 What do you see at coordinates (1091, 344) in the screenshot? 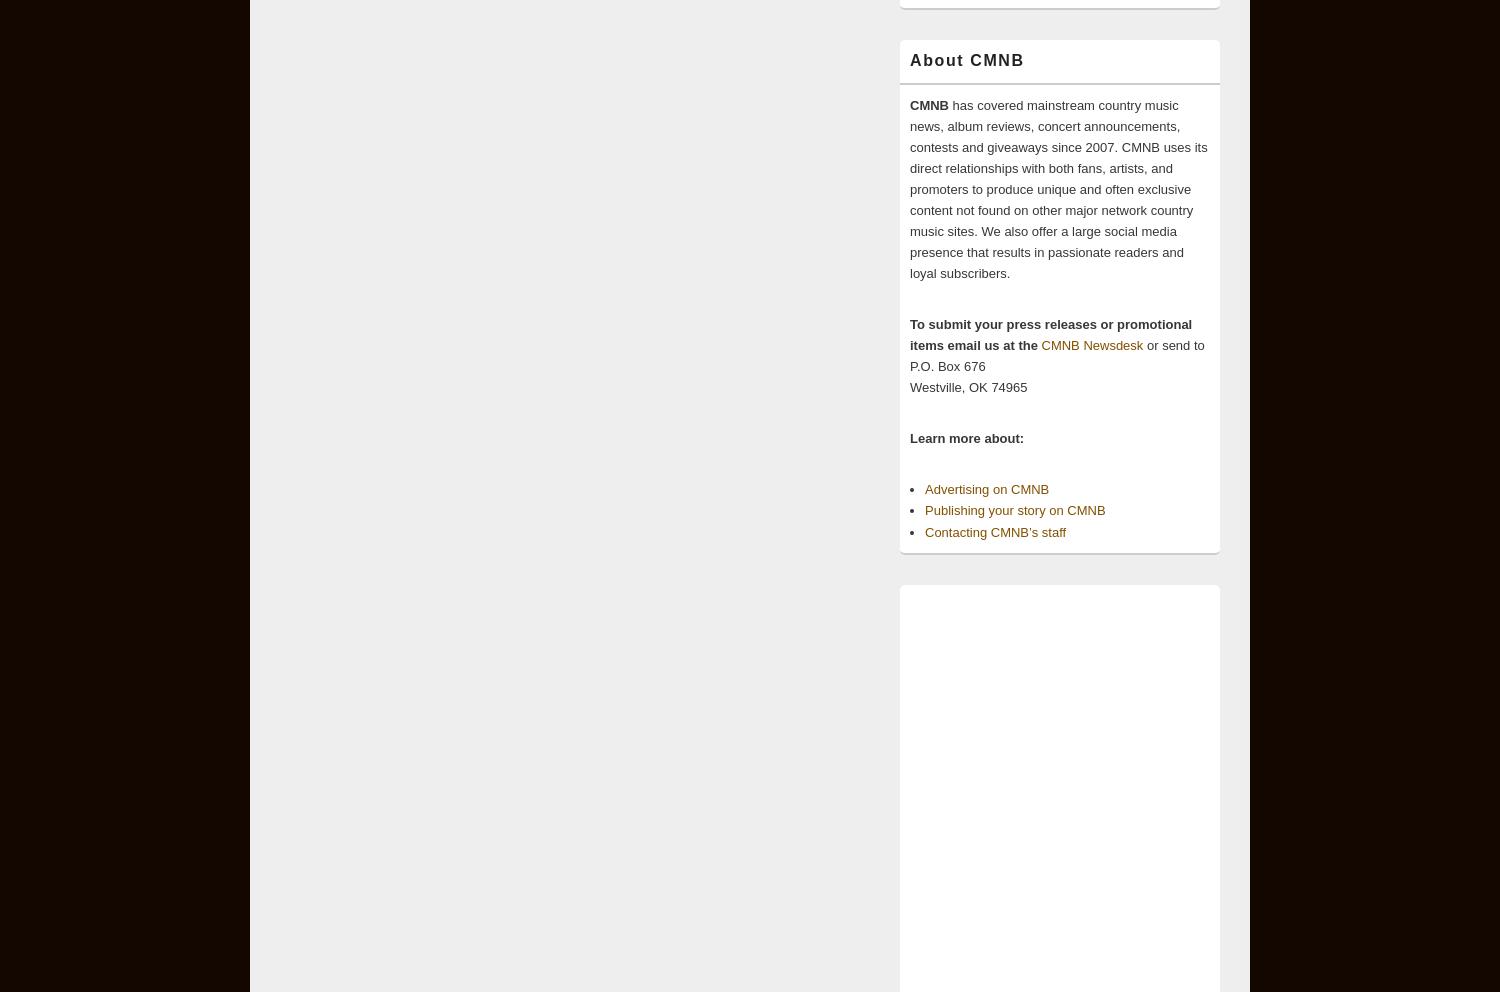
I see `'CMNB Newsdesk'` at bounding box center [1091, 344].